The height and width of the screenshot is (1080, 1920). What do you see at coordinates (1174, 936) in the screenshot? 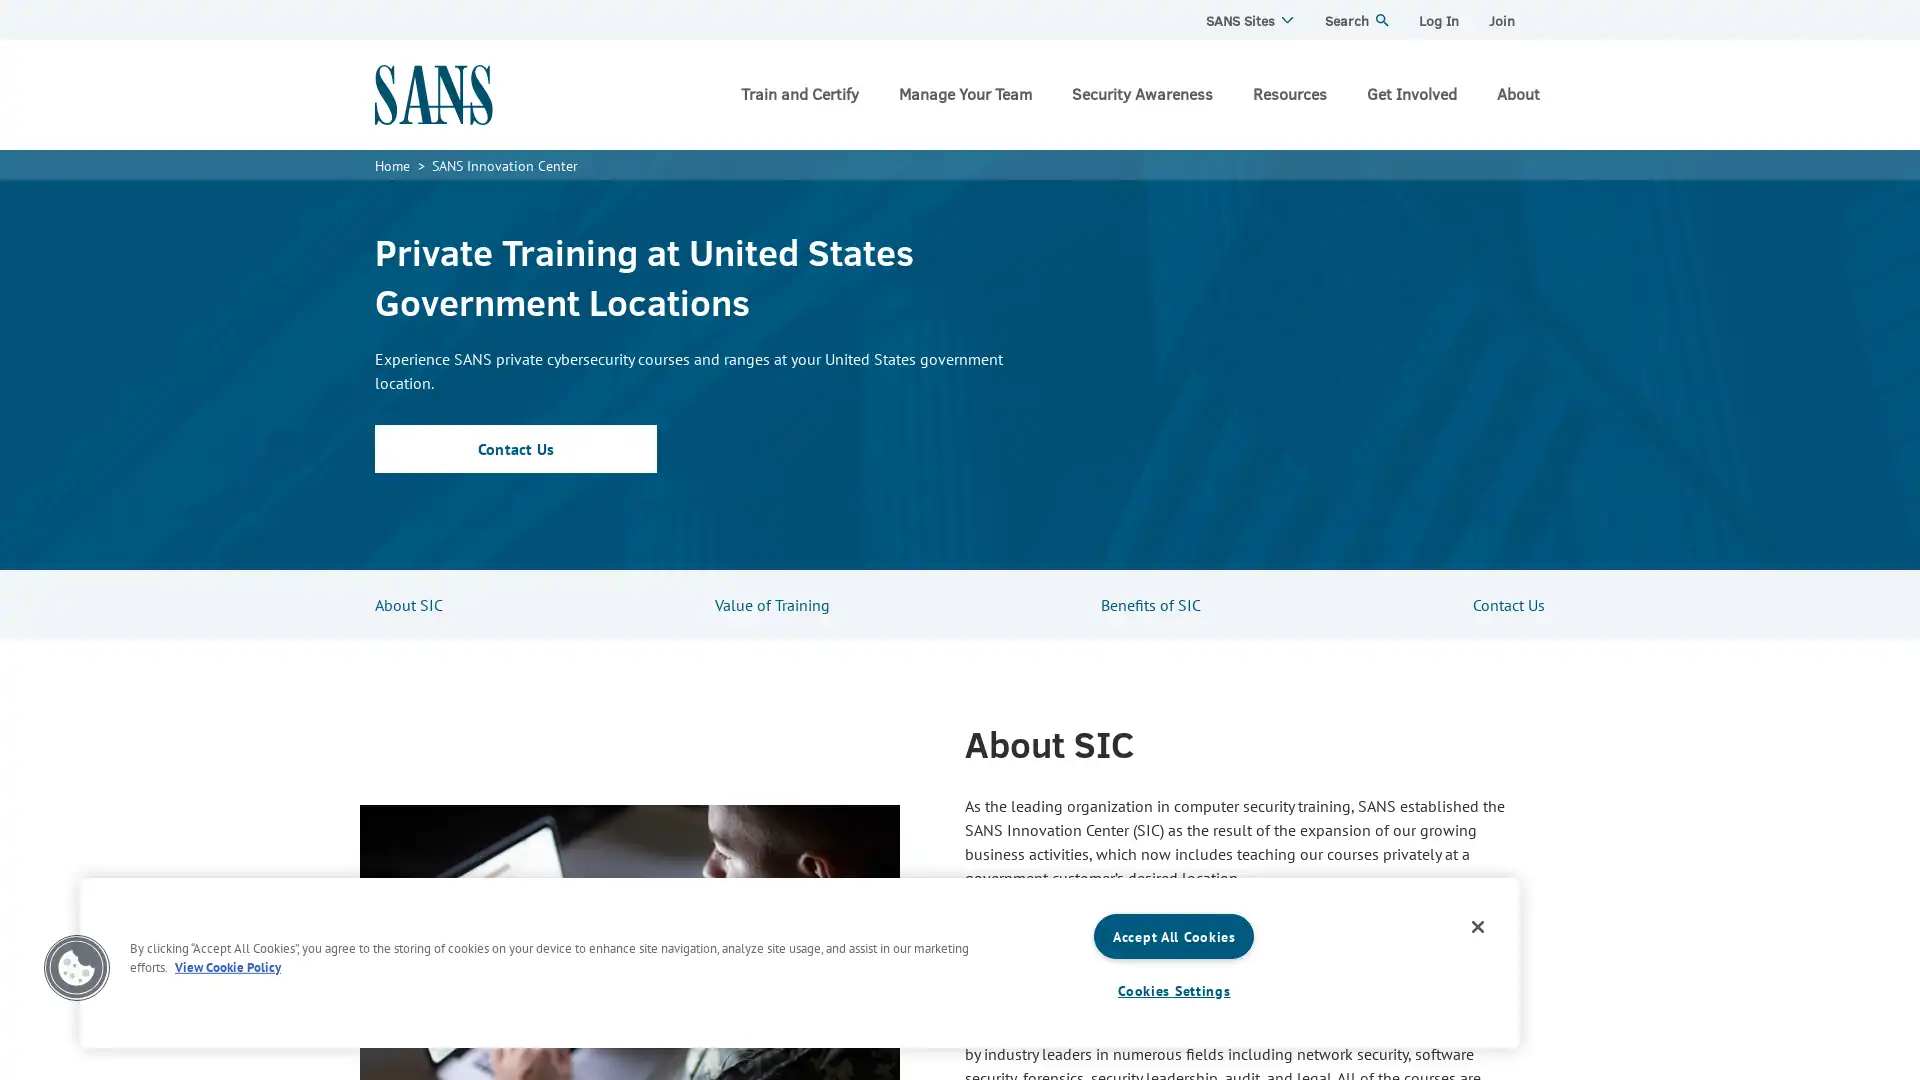
I see `Accept All Cookies` at bounding box center [1174, 936].